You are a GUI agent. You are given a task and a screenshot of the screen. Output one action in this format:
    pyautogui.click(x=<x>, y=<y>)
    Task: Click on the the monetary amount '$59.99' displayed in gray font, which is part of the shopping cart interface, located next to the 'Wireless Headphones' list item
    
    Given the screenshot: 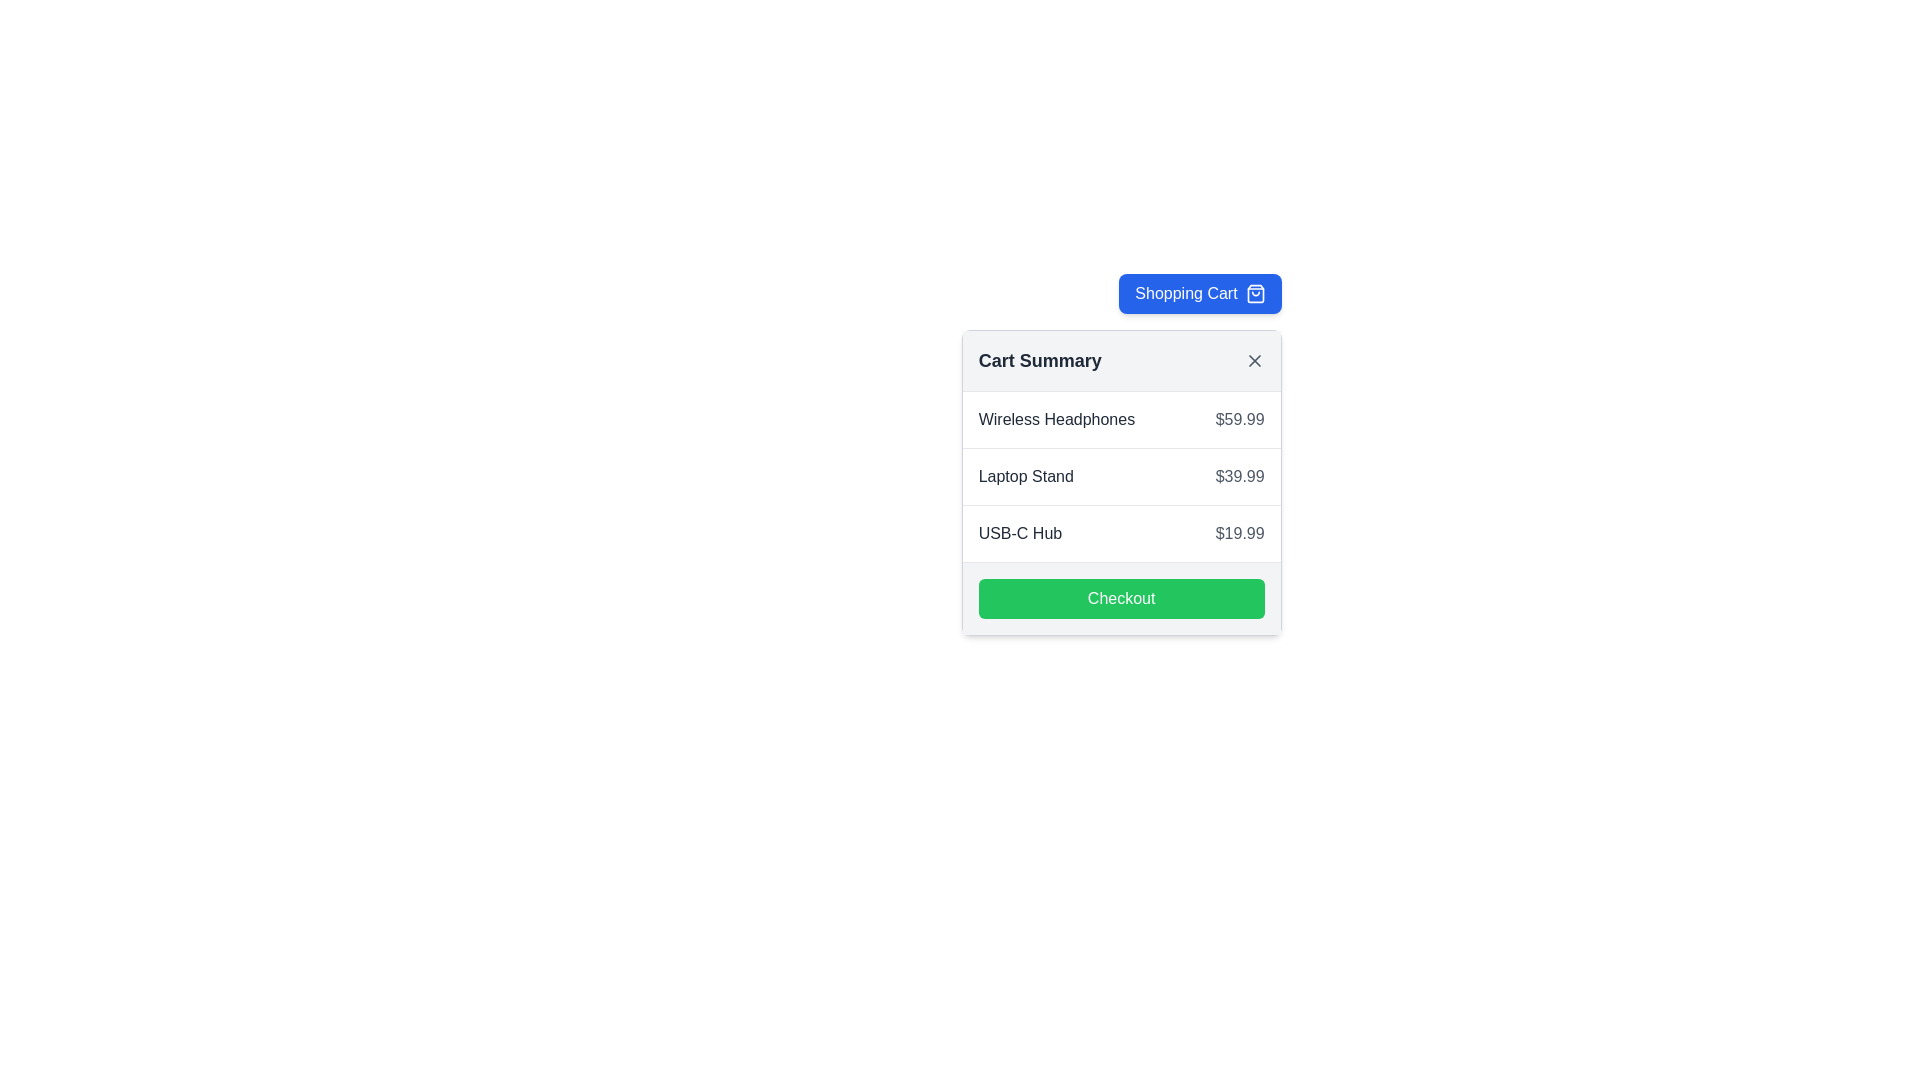 What is the action you would take?
    pyautogui.click(x=1239, y=419)
    